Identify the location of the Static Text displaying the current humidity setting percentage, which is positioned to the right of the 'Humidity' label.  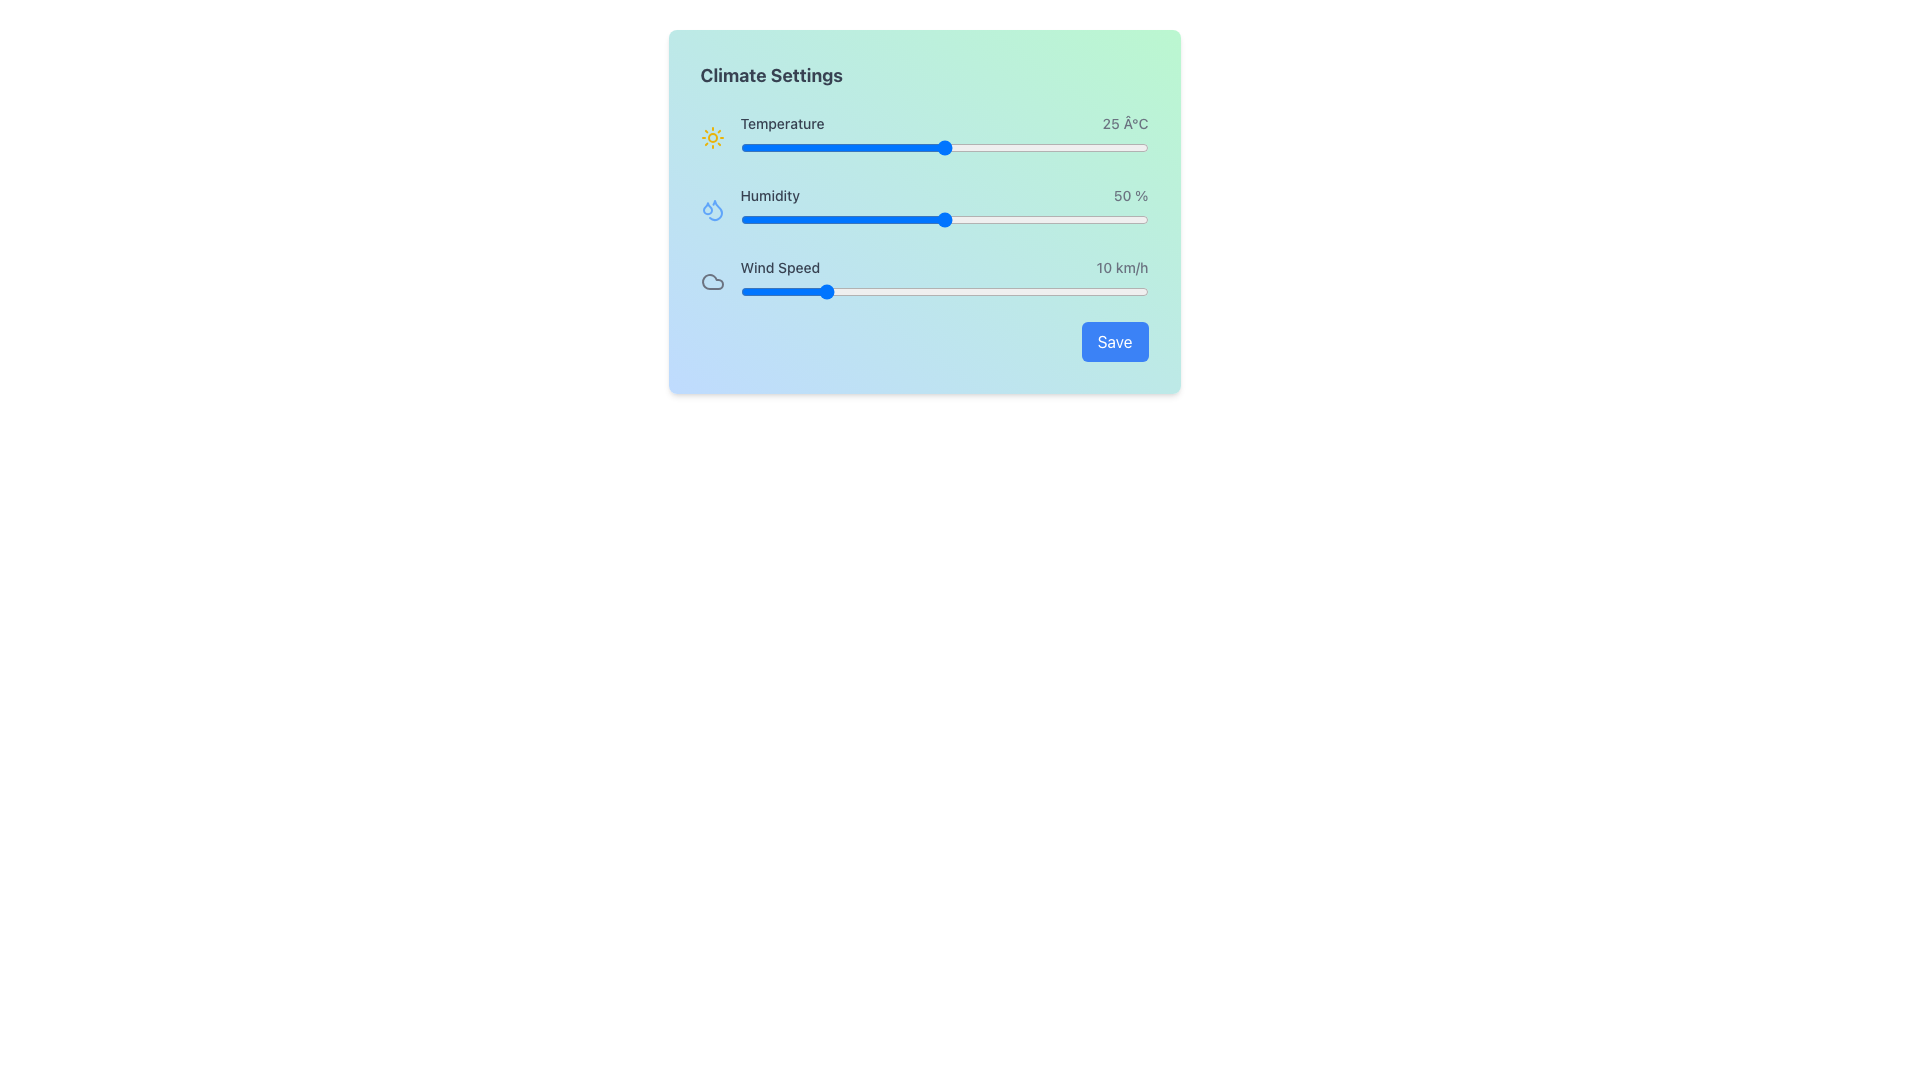
(1131, 196).